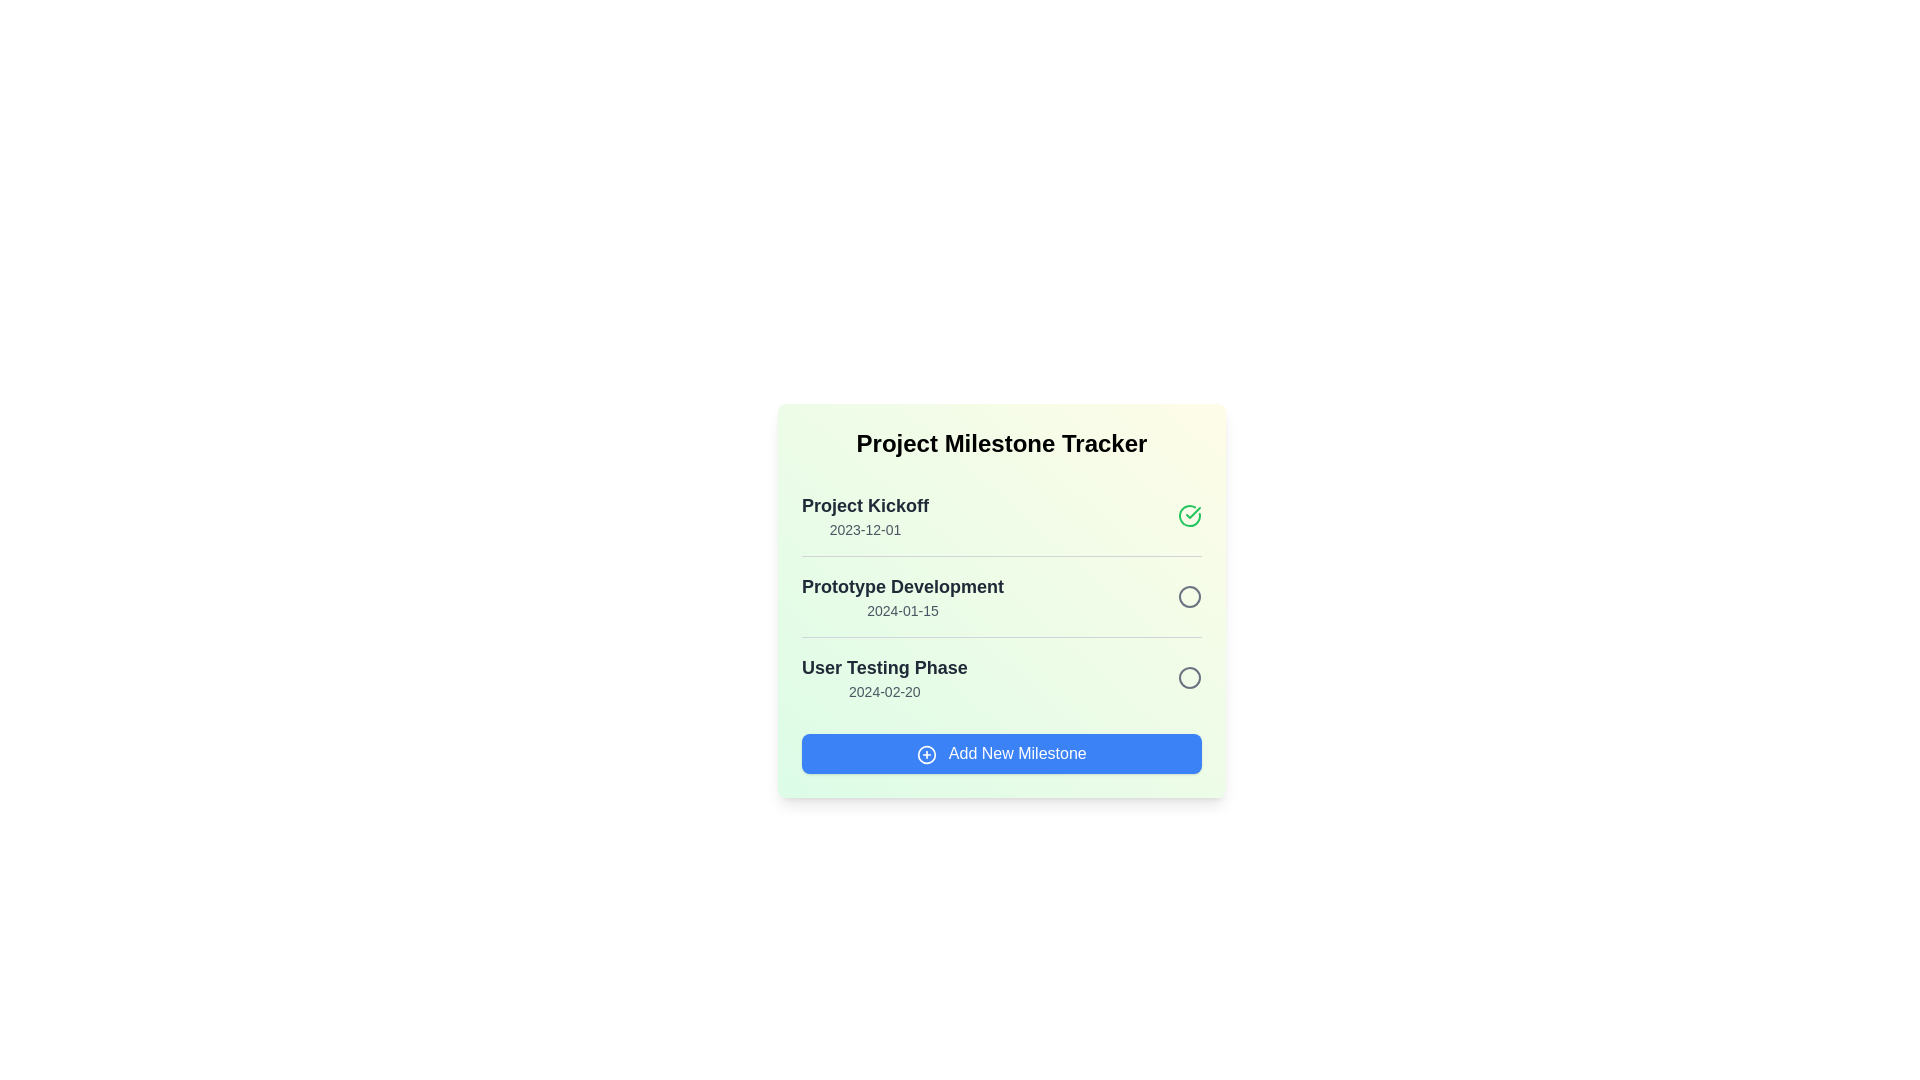  I want to click on the 'Add New Milestone' button to add a new milestone to the list, so click(1002, 753).